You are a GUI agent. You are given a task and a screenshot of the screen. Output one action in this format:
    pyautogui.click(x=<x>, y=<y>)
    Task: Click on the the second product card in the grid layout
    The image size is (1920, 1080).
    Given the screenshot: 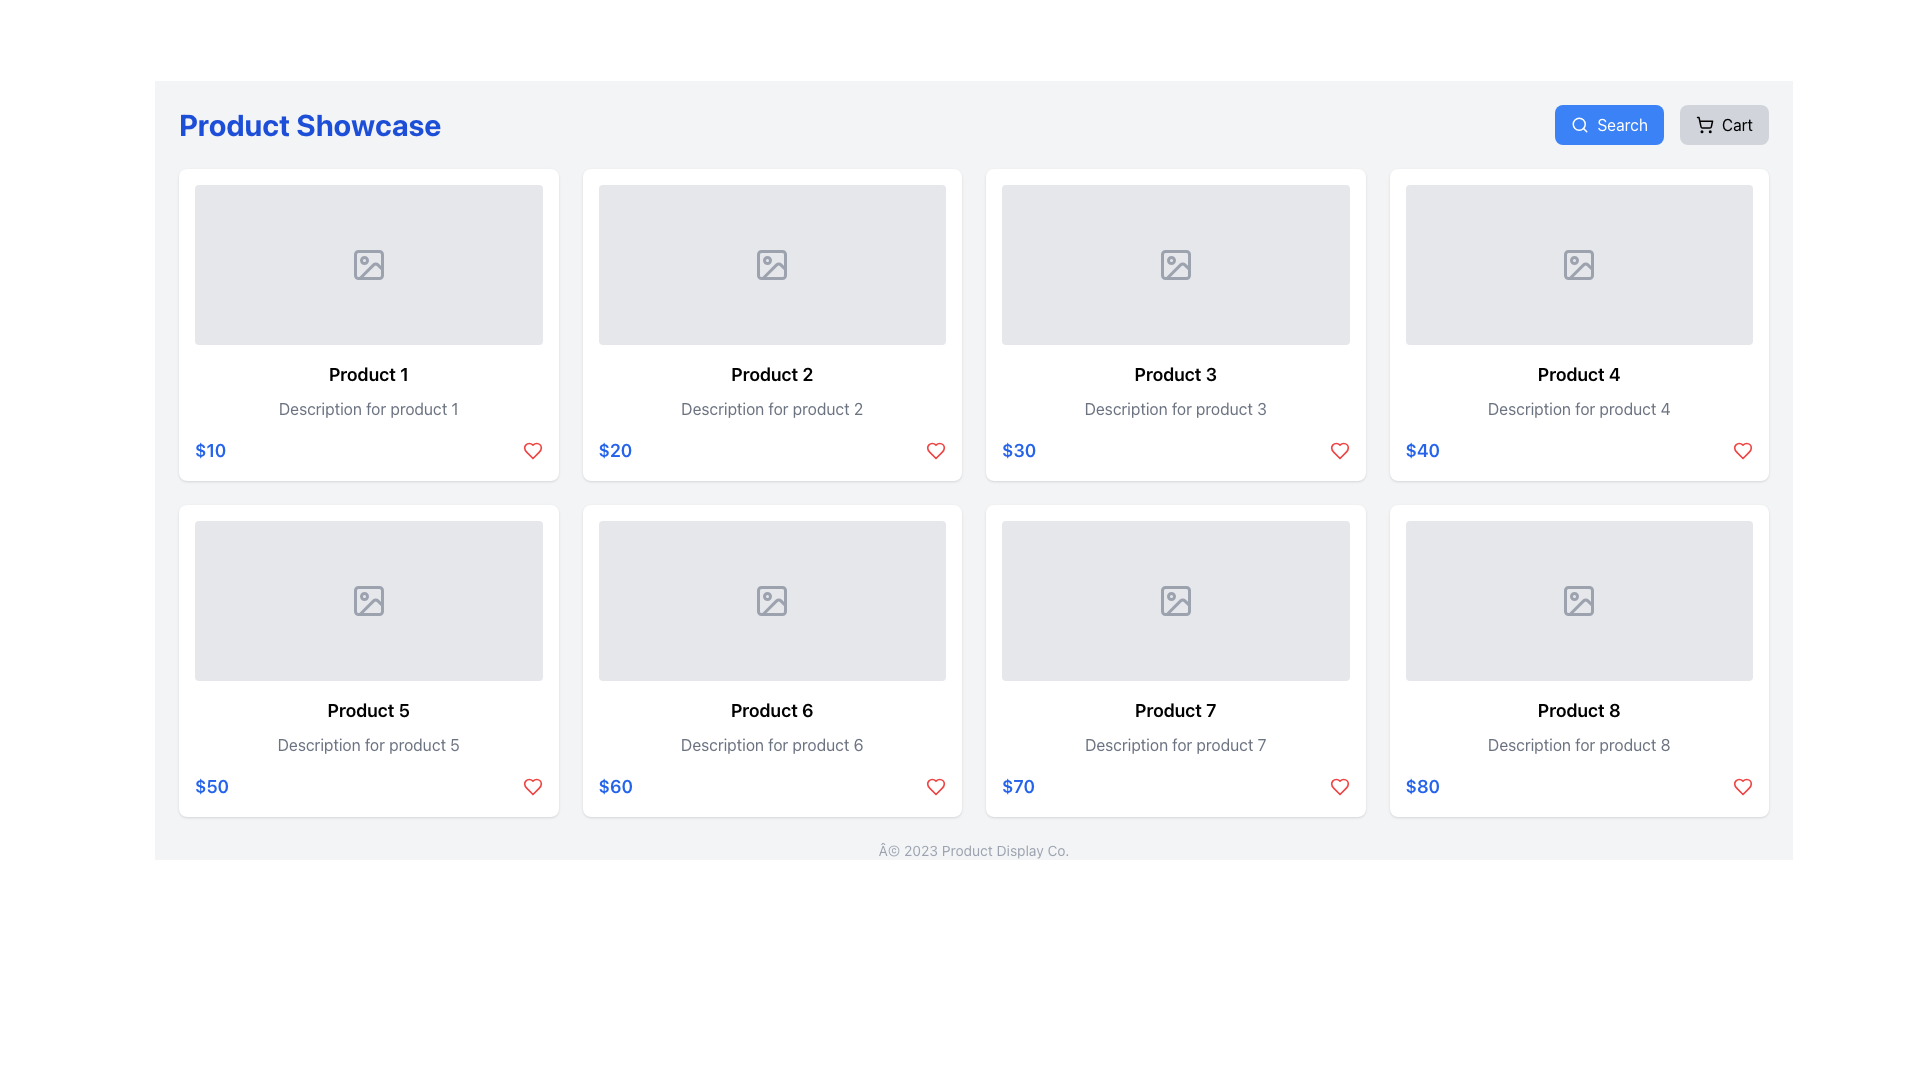 What is the action you would take?
    pyautogui.click(x=771, y=323)
    